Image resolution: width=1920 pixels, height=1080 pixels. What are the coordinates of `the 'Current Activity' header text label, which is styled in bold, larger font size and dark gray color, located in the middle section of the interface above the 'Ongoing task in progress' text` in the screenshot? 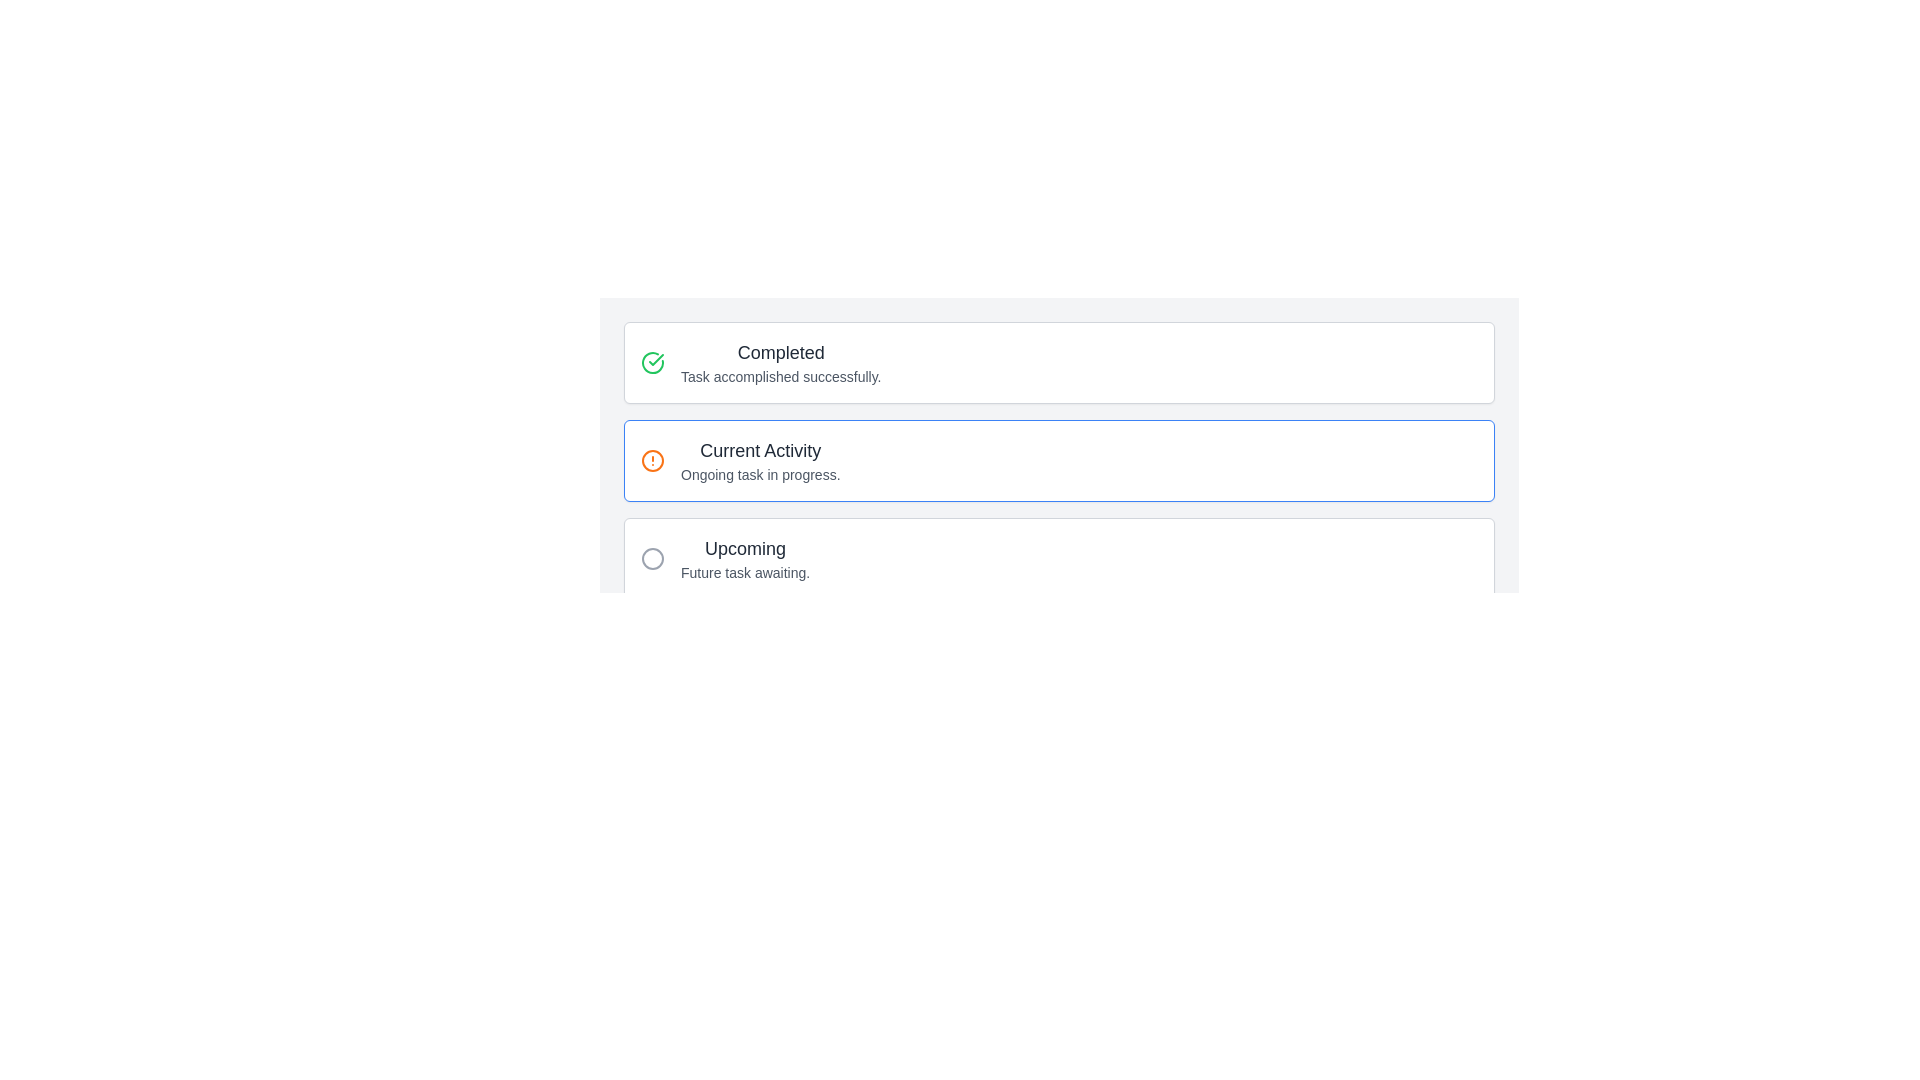 It's located at (759, 451).